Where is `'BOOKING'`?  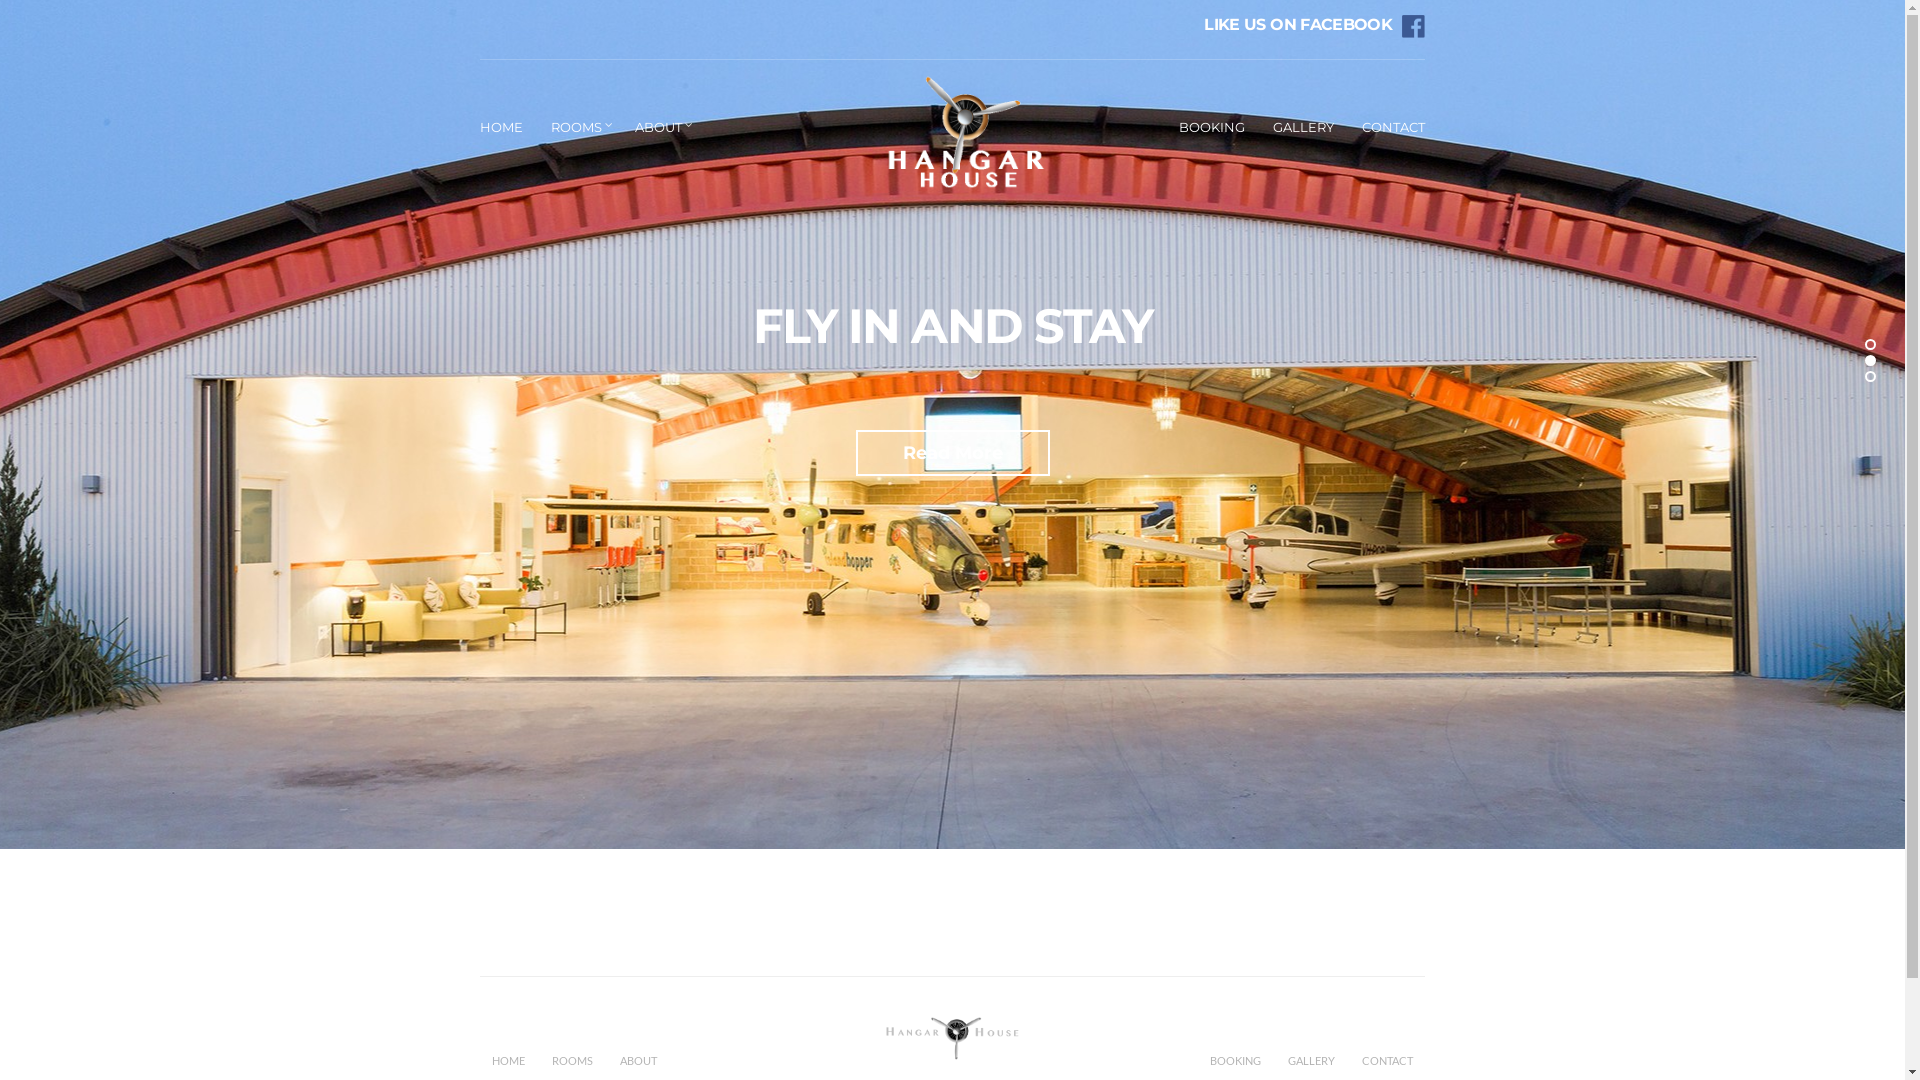 'BOOKING' is located at coordinates (1234, 1062).